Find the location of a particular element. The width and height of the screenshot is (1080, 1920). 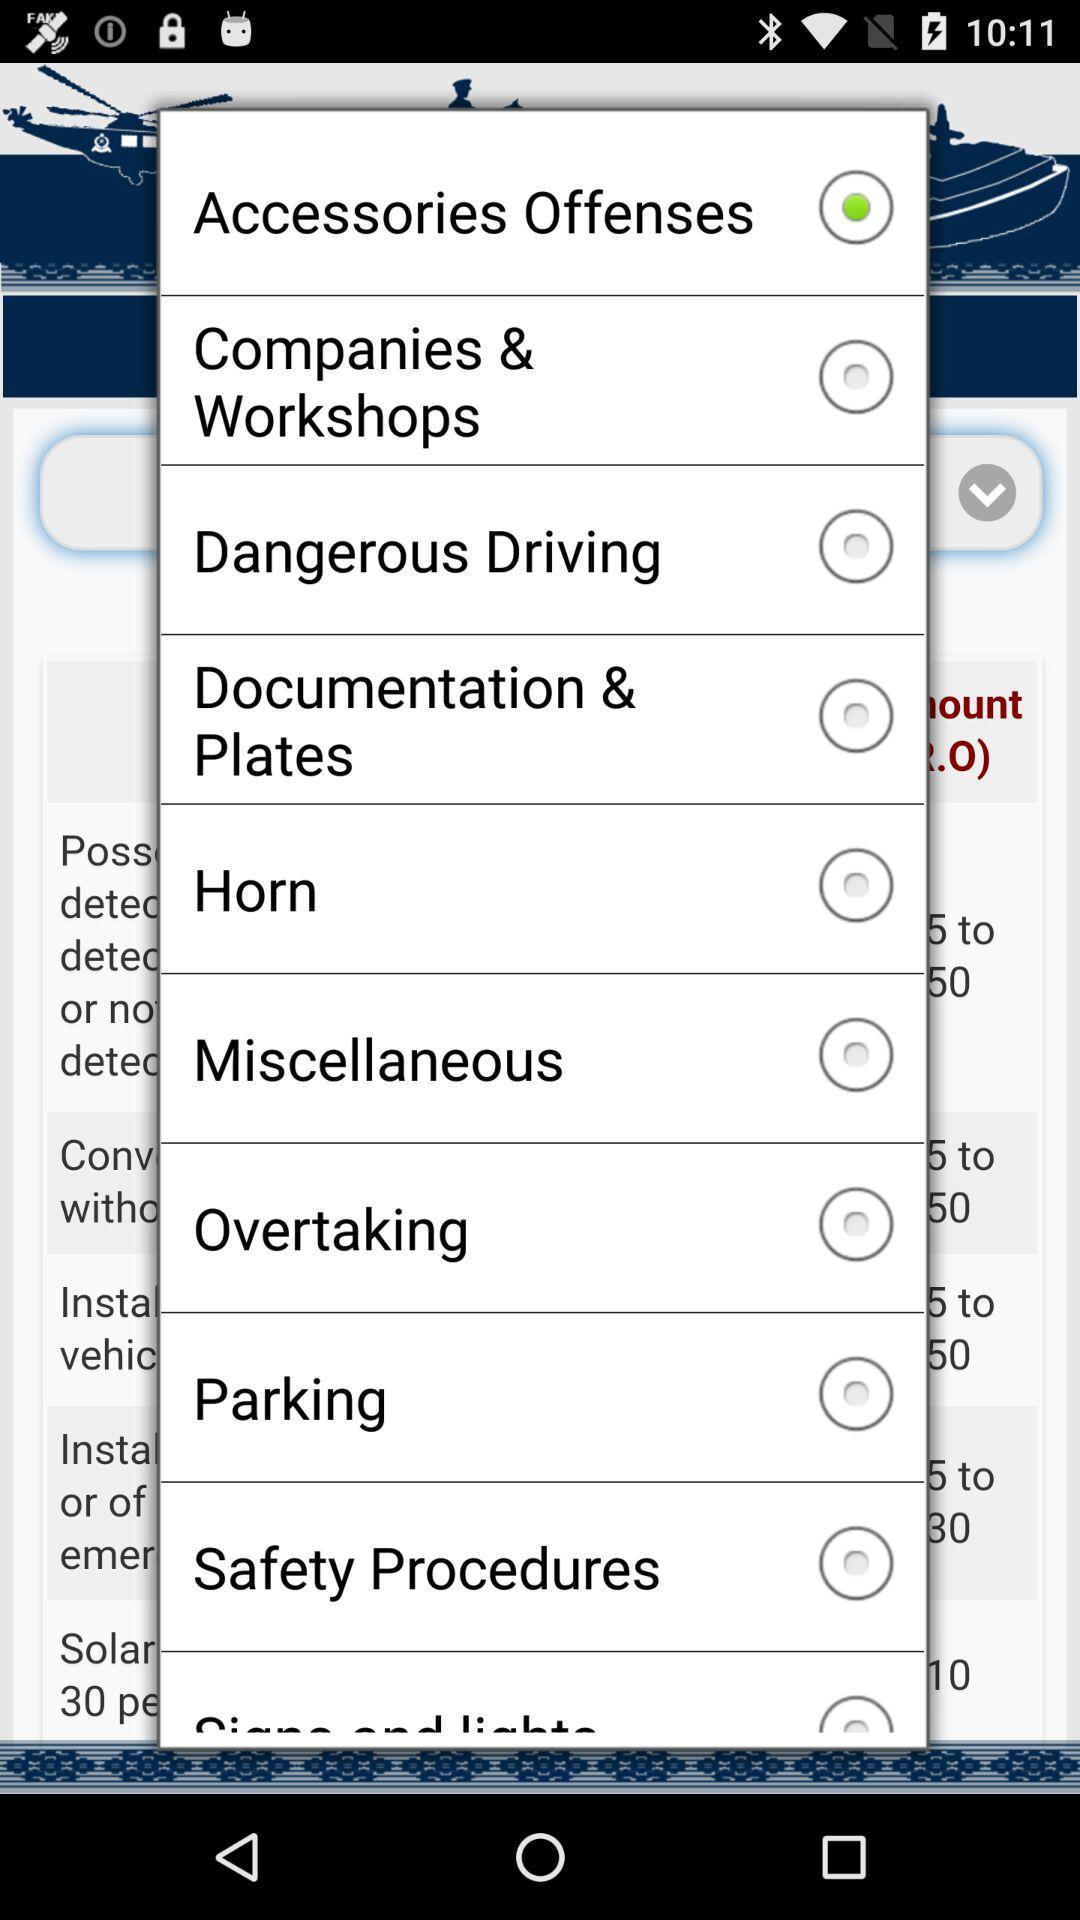

icon above the miscellaneous is located at coordinates (542, 887).